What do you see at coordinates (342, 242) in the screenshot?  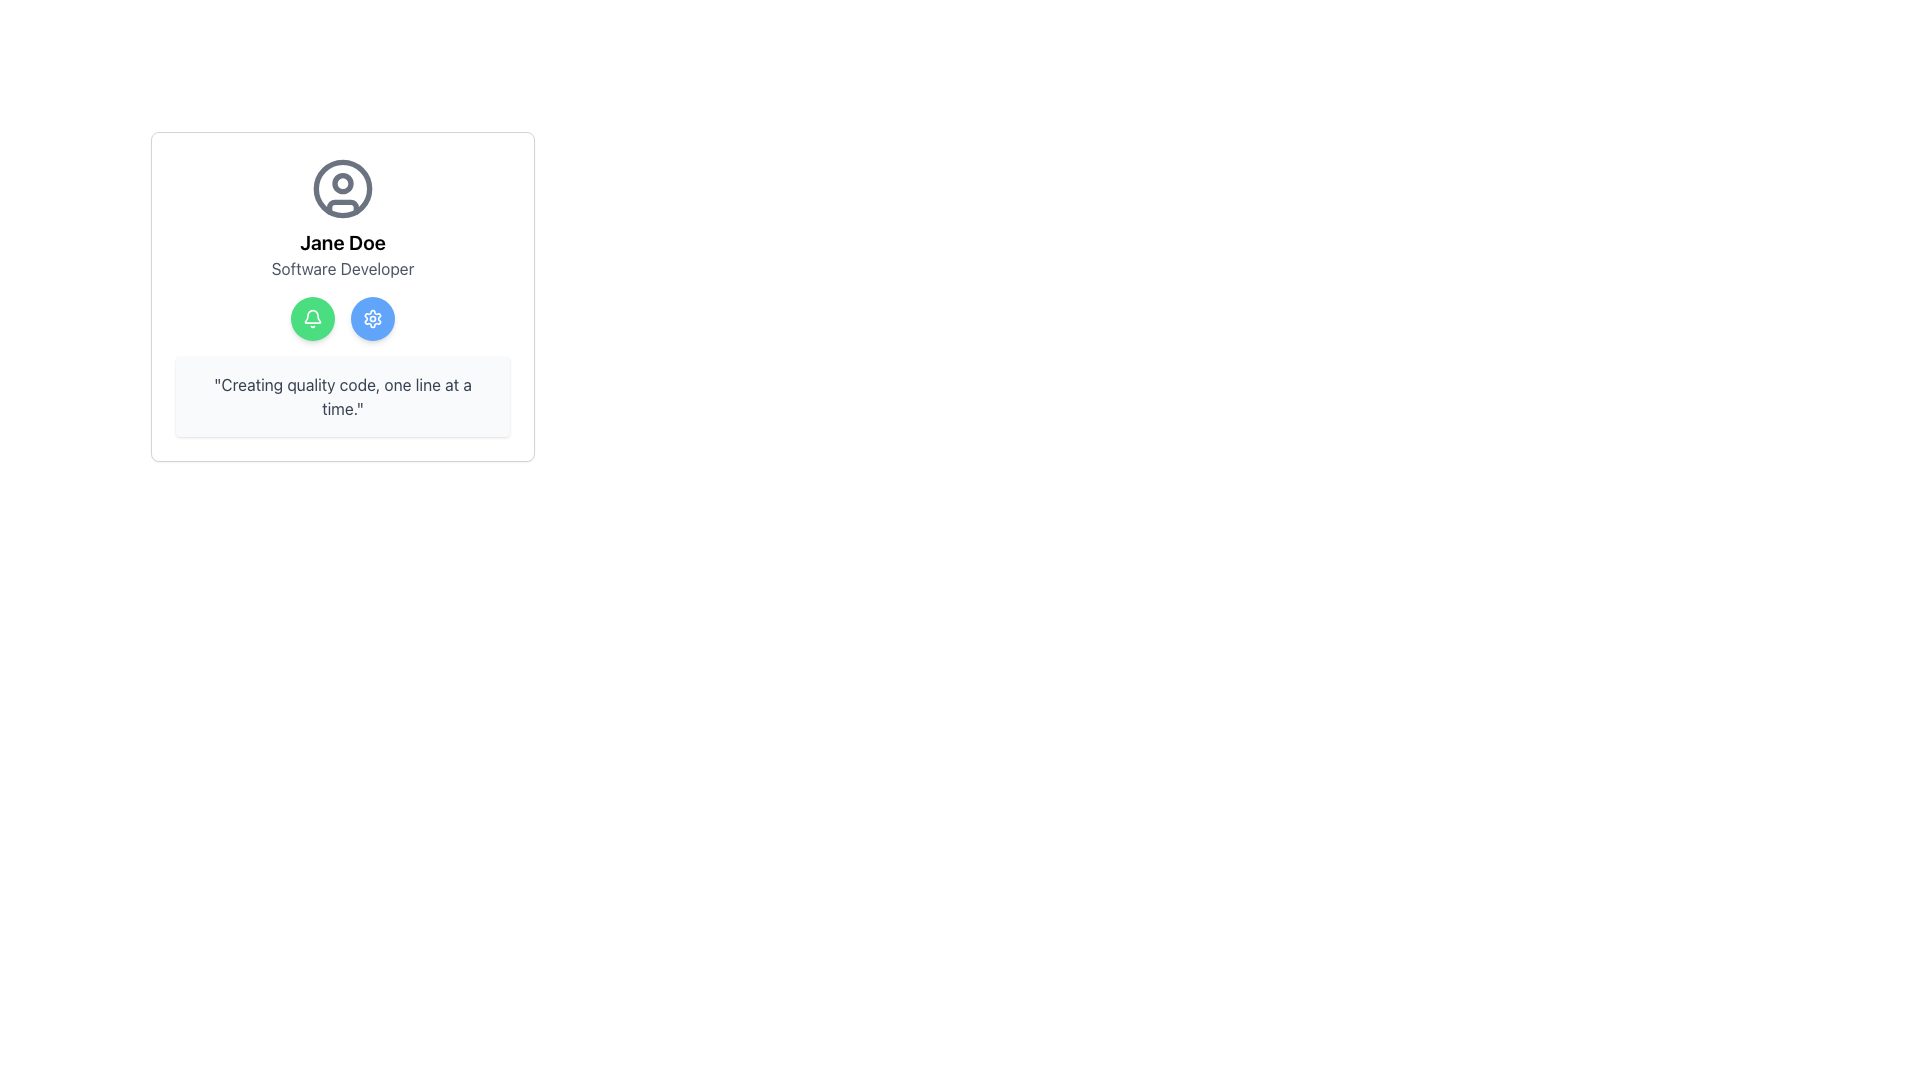 I see `the Text Label displaying 'Jane Doe', which is a bold, large font heading centered in the profile card, located beneath the user icon and above 'Software Developer'` at bounding box center [342, 242].